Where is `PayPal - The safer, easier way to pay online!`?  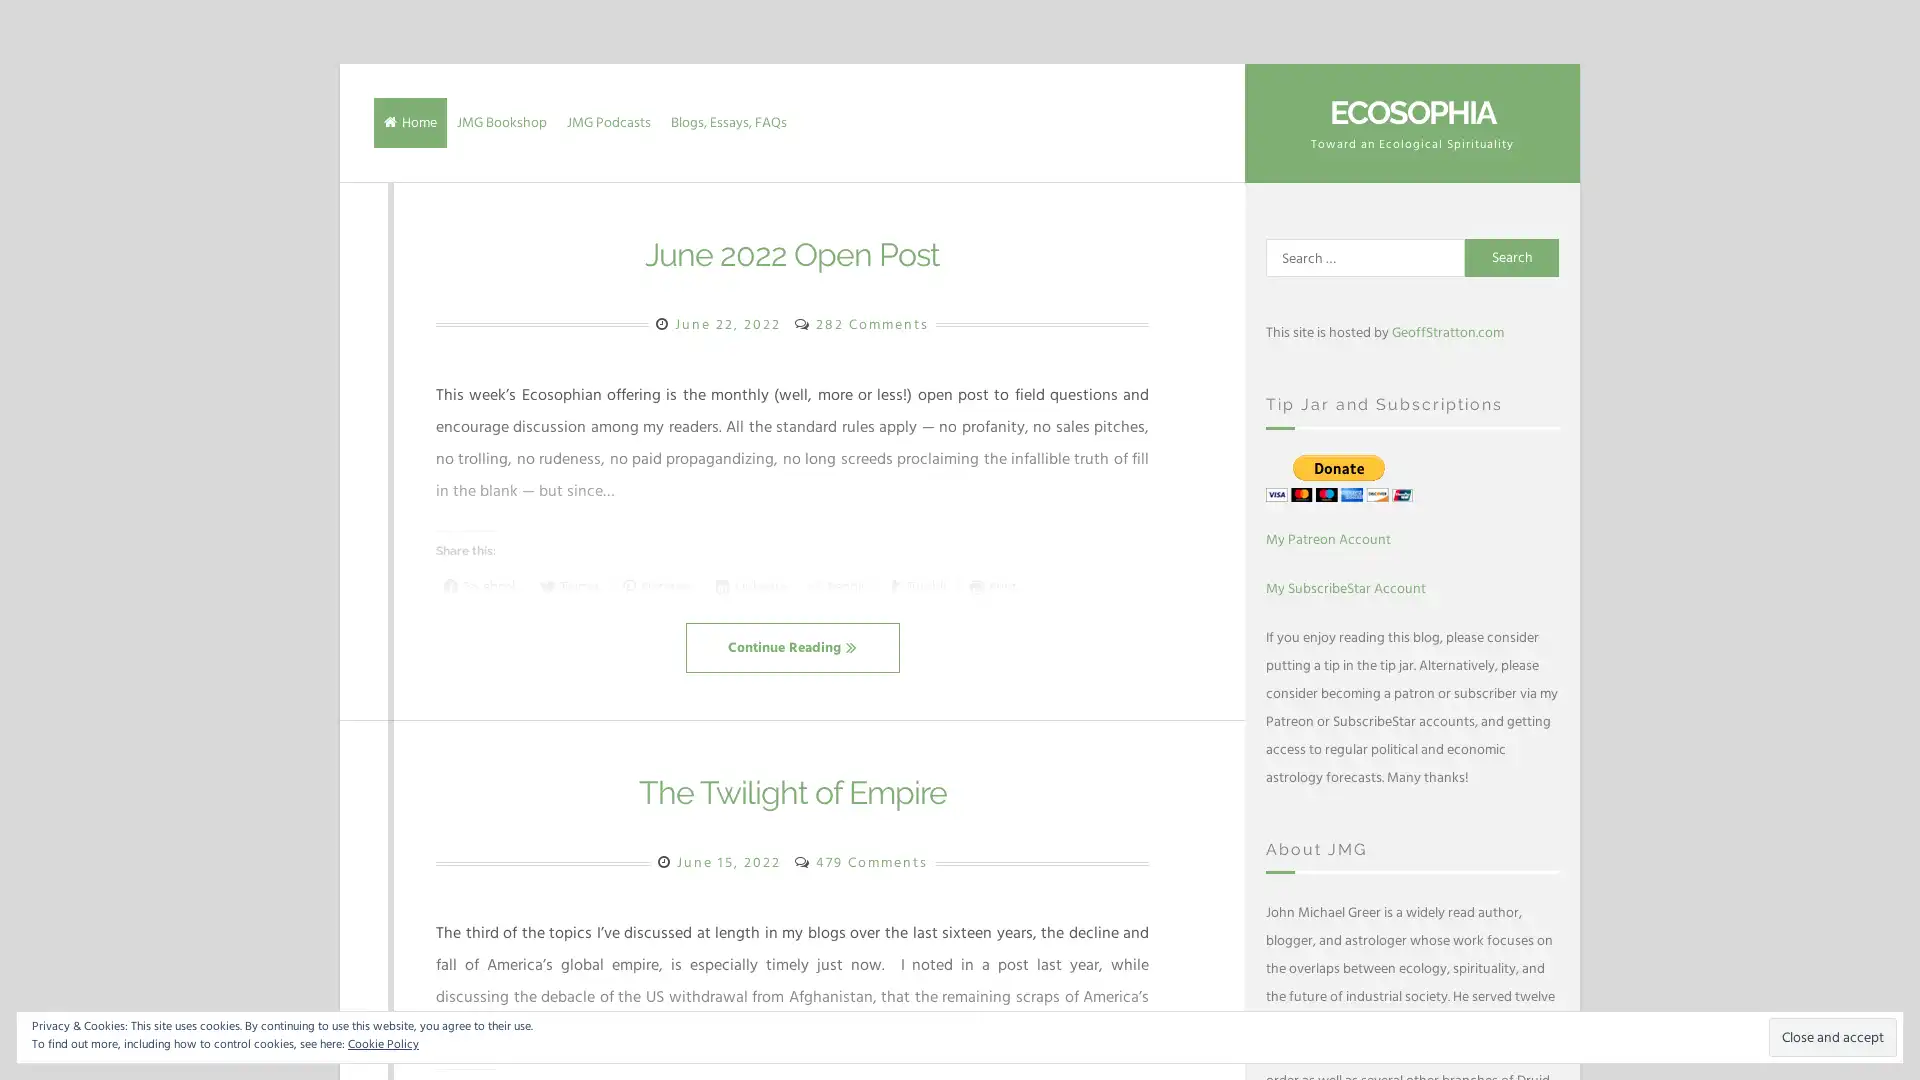
PayPal - The safer, easier way to pay online! is located at coordinates (1339, 477).